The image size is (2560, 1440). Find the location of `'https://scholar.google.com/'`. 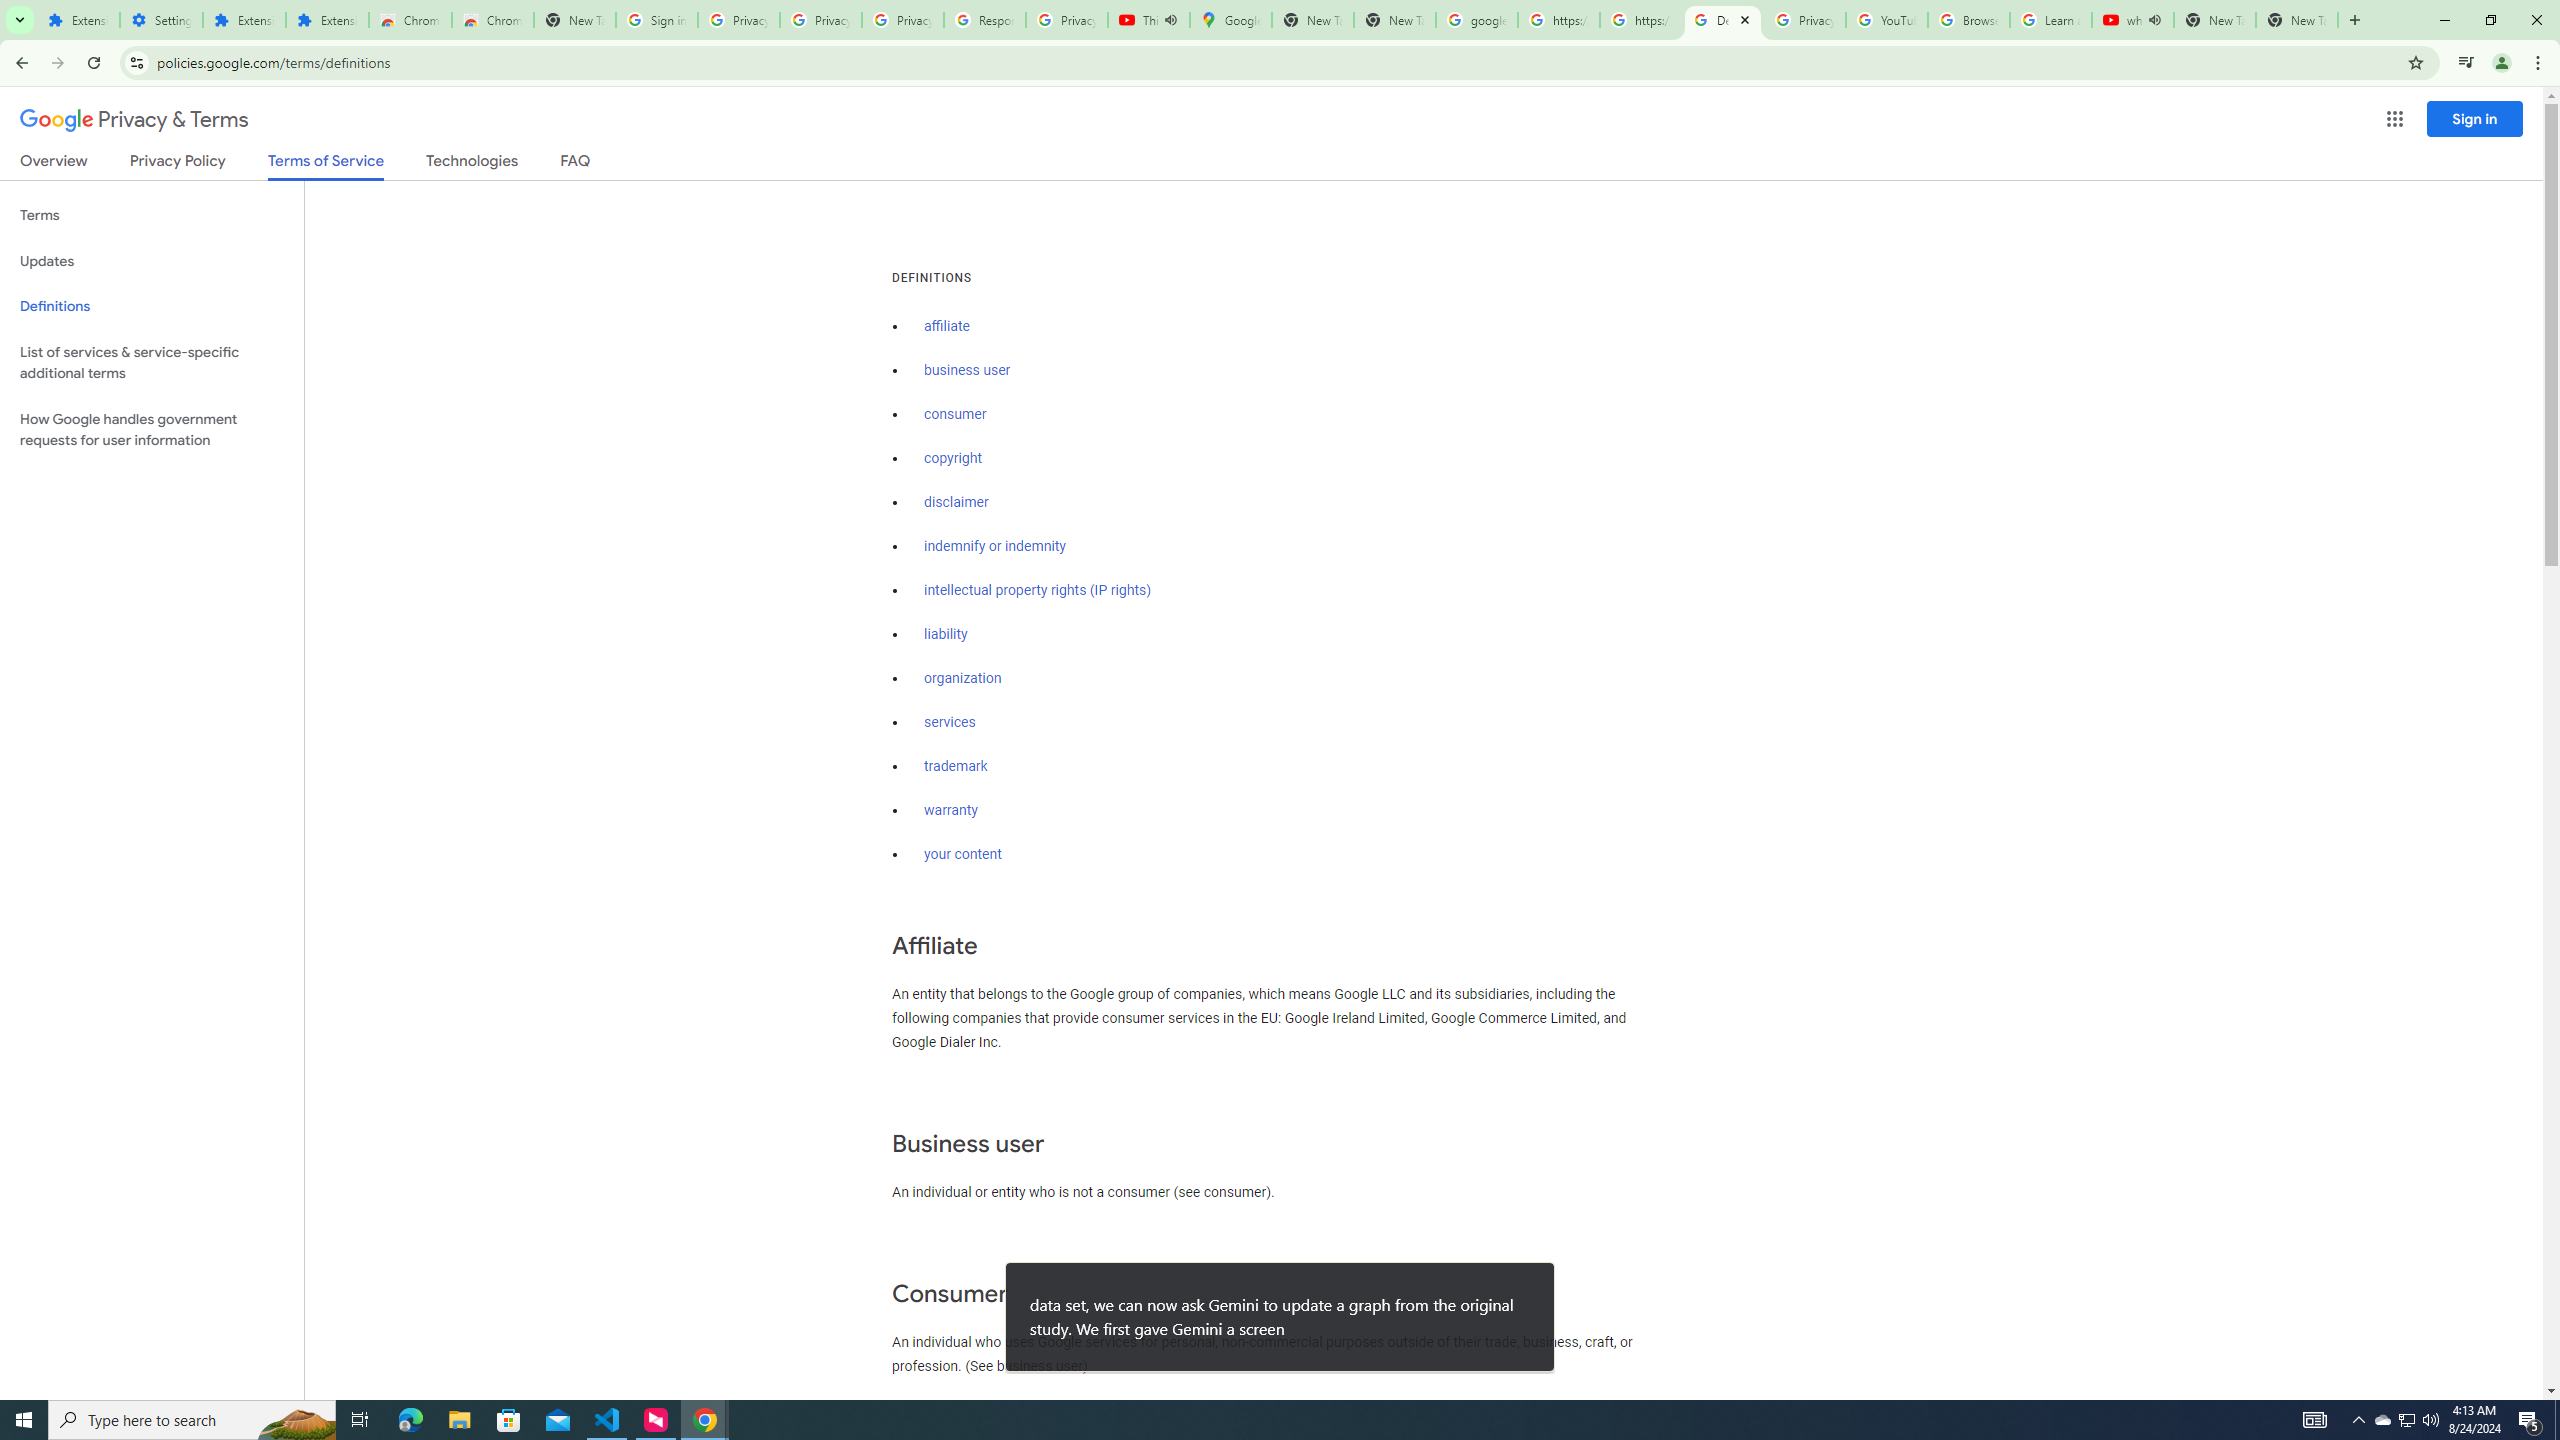

'https://scholar.google.com/' is located at coordinates (1639, 19).